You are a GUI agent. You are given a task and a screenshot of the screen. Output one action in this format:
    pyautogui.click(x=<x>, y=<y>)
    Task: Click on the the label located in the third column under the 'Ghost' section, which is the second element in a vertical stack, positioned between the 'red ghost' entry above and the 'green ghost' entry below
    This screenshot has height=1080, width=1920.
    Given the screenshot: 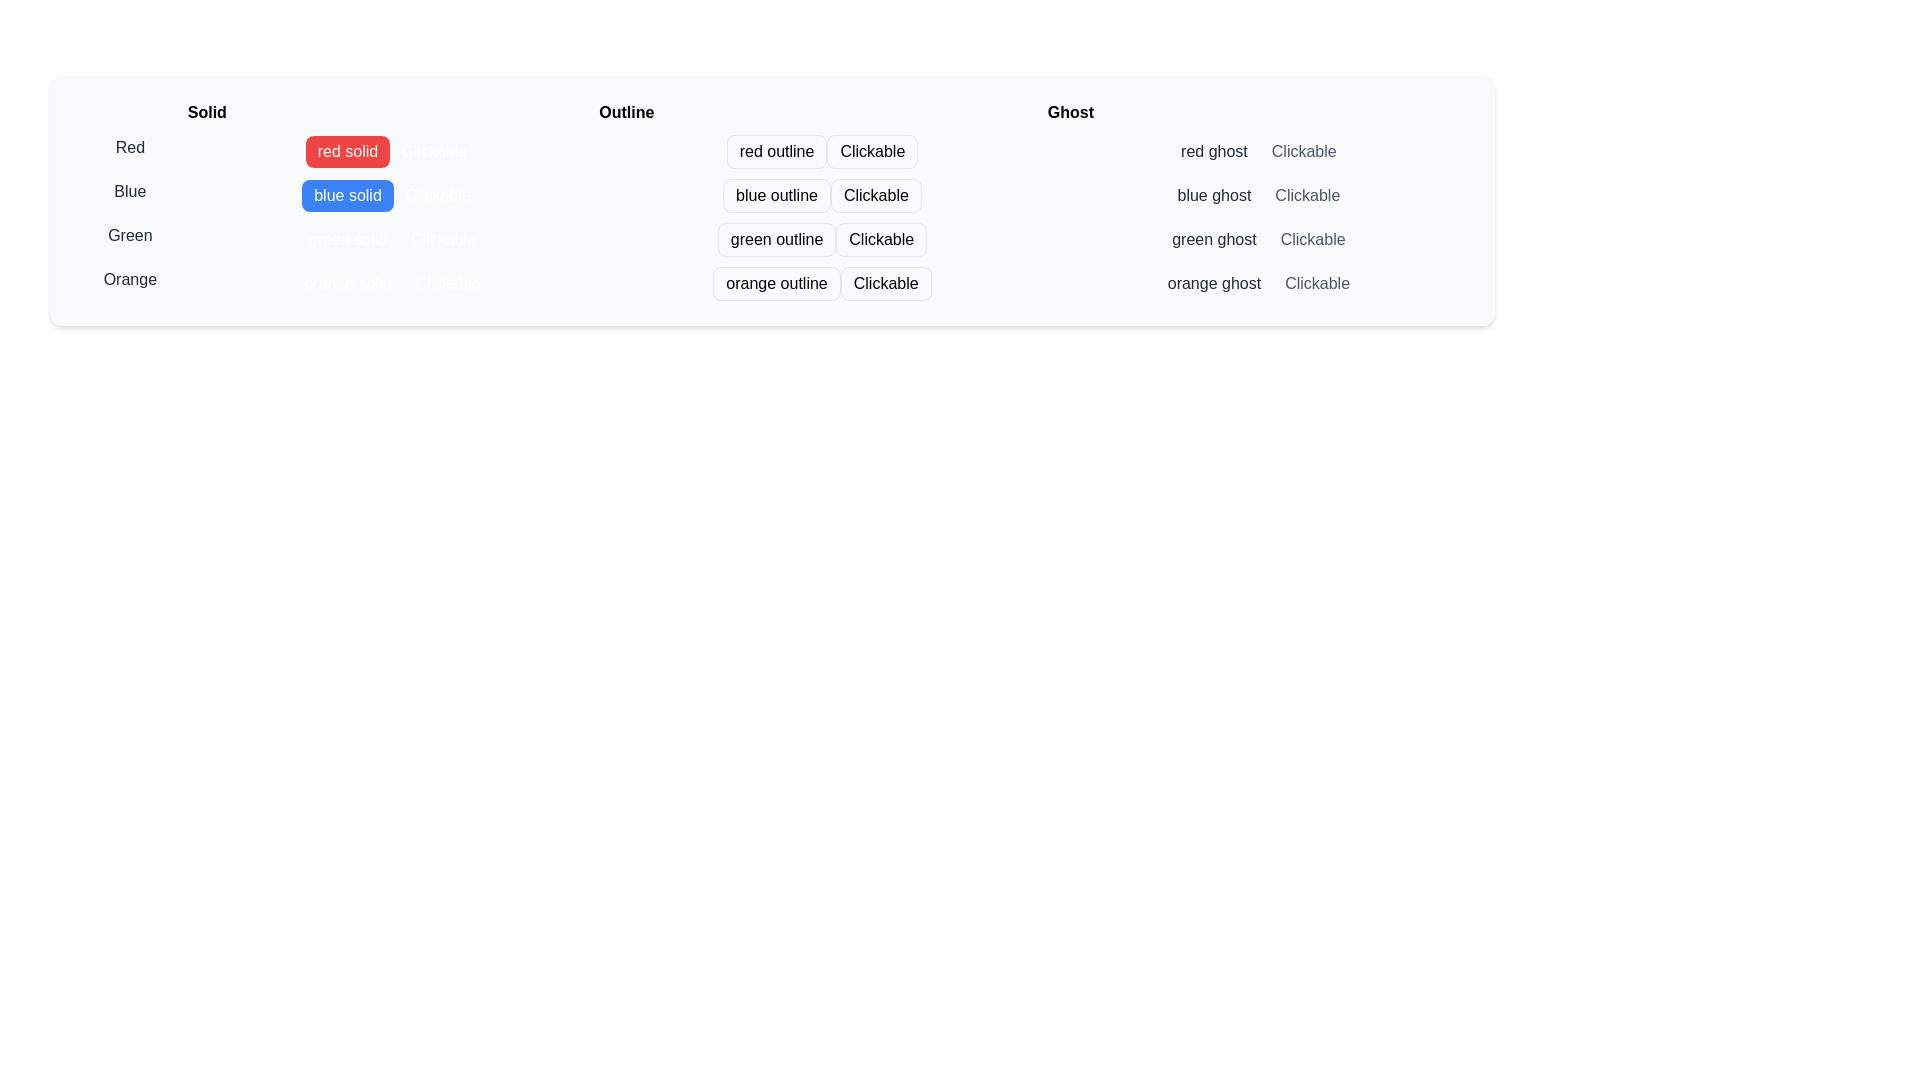 What is the action you would take?
    pyautogui.click(x=1213, y=196)
    